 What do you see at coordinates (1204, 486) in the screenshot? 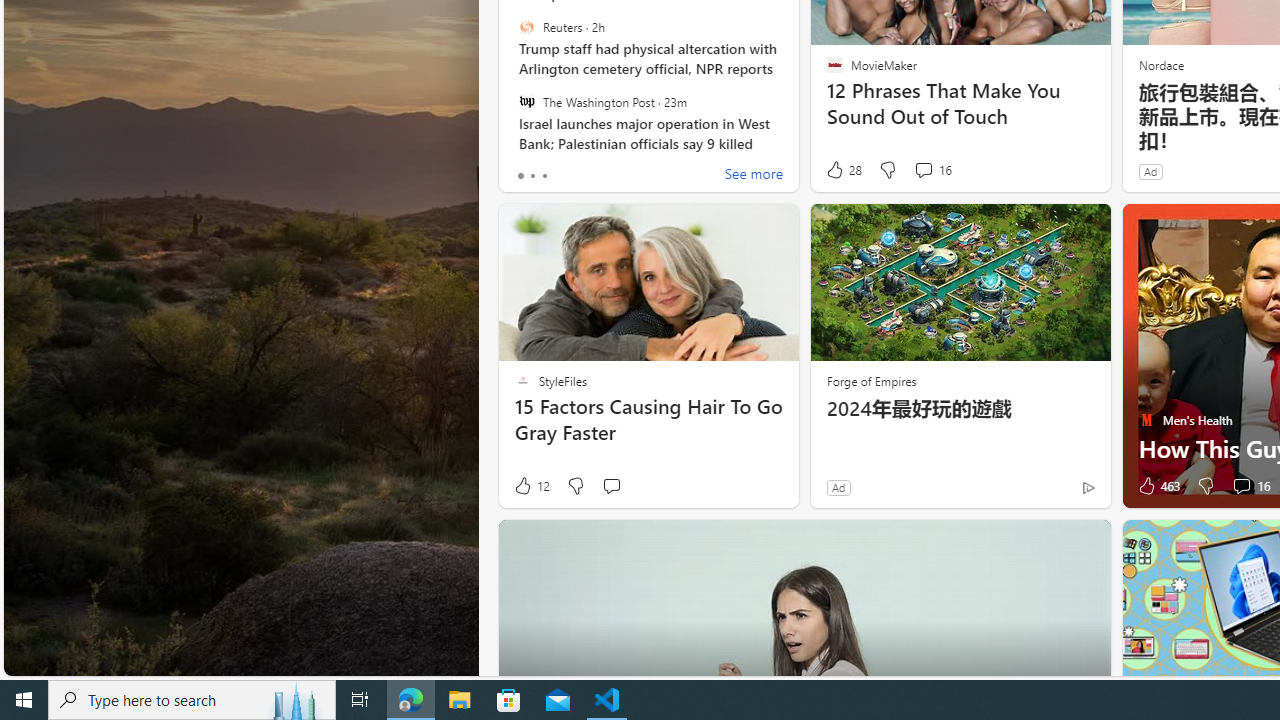
I see `'Dislike'` at bounding box center [1204, 486].